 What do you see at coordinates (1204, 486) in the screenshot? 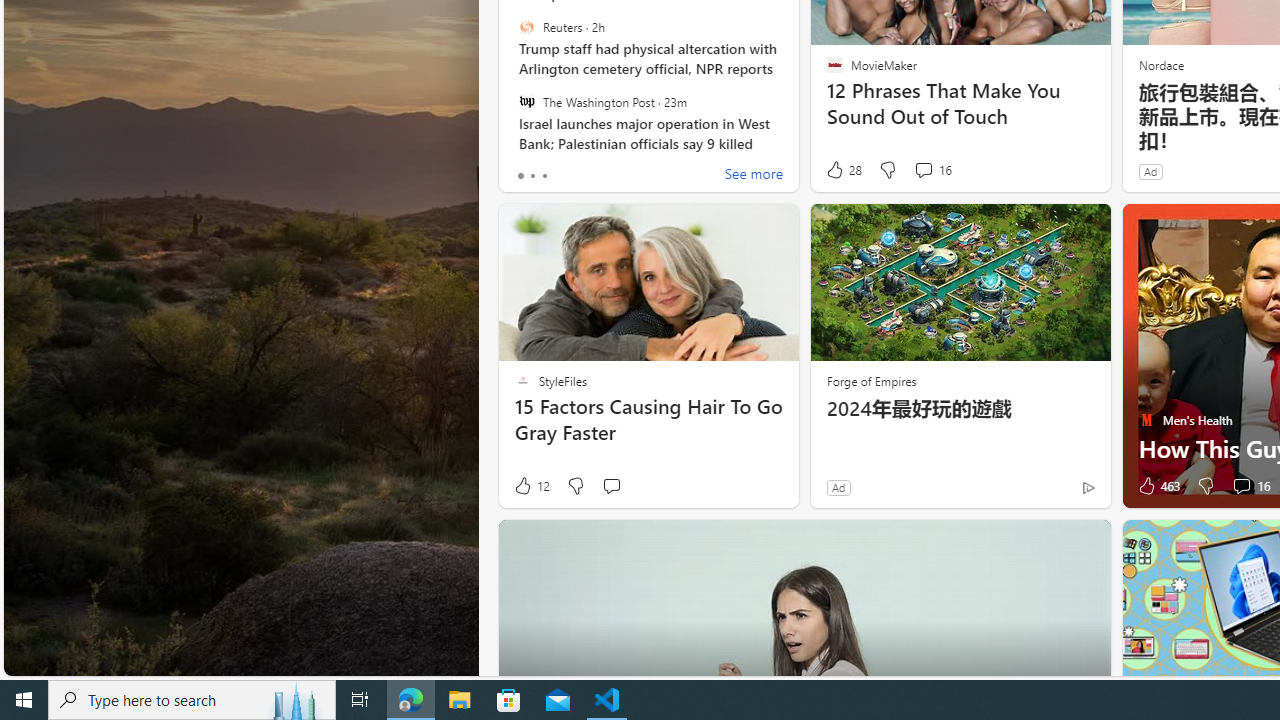
I see `'Dislike'` at bounding box center [1204, 486].